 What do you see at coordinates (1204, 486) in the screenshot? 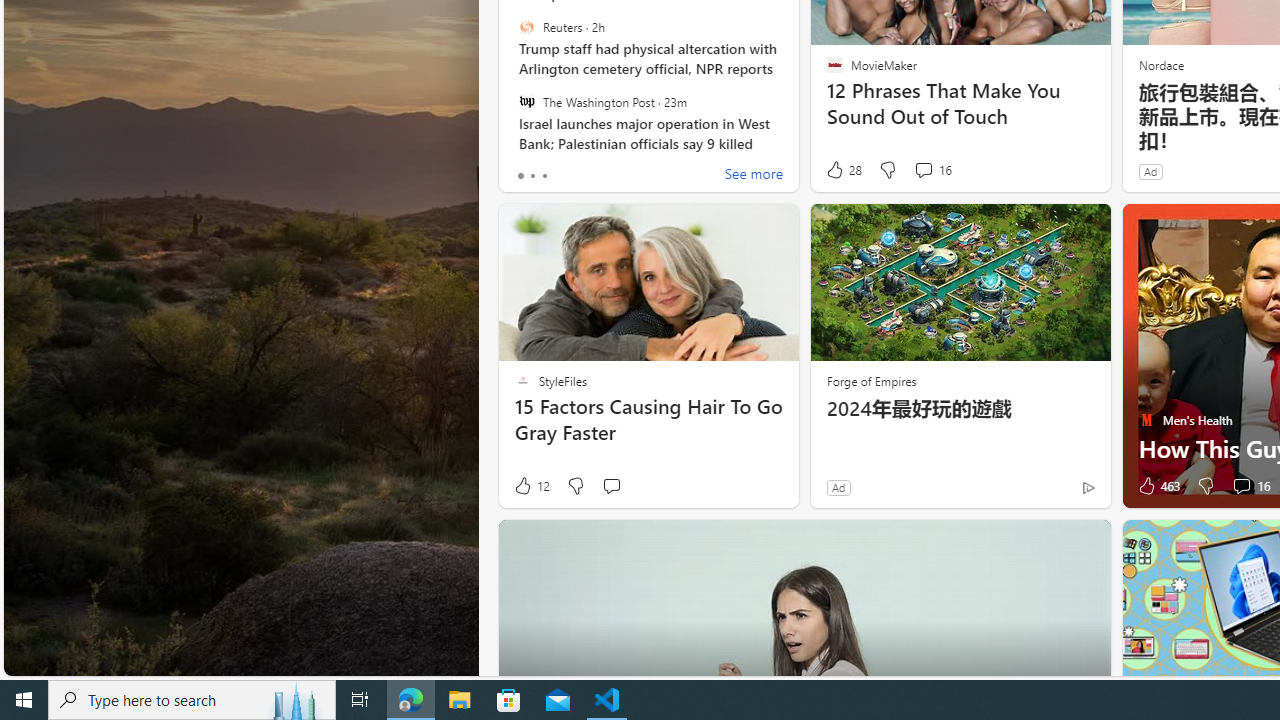
I see `'Dislike'` at bounding box center [1204, 486].